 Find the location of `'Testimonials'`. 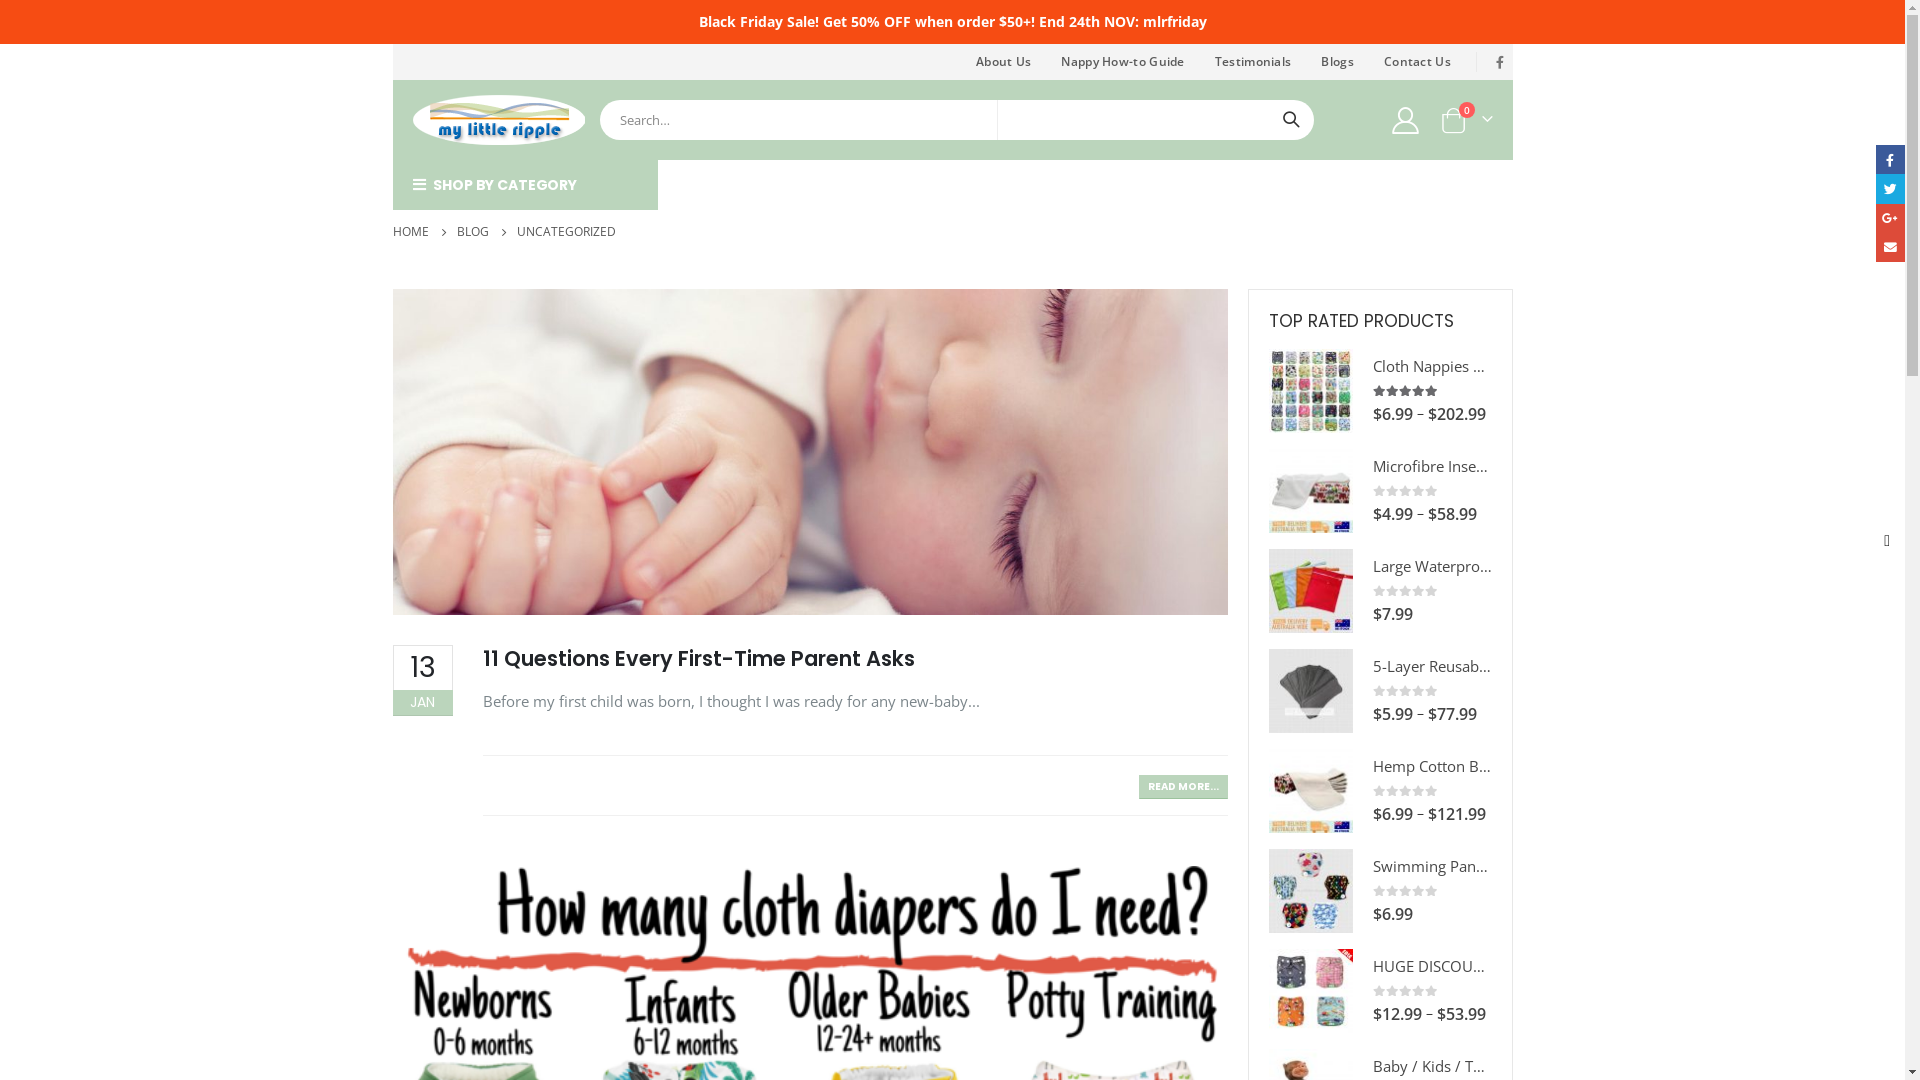

'Testimonials' is located at coordinates (1252, 60).